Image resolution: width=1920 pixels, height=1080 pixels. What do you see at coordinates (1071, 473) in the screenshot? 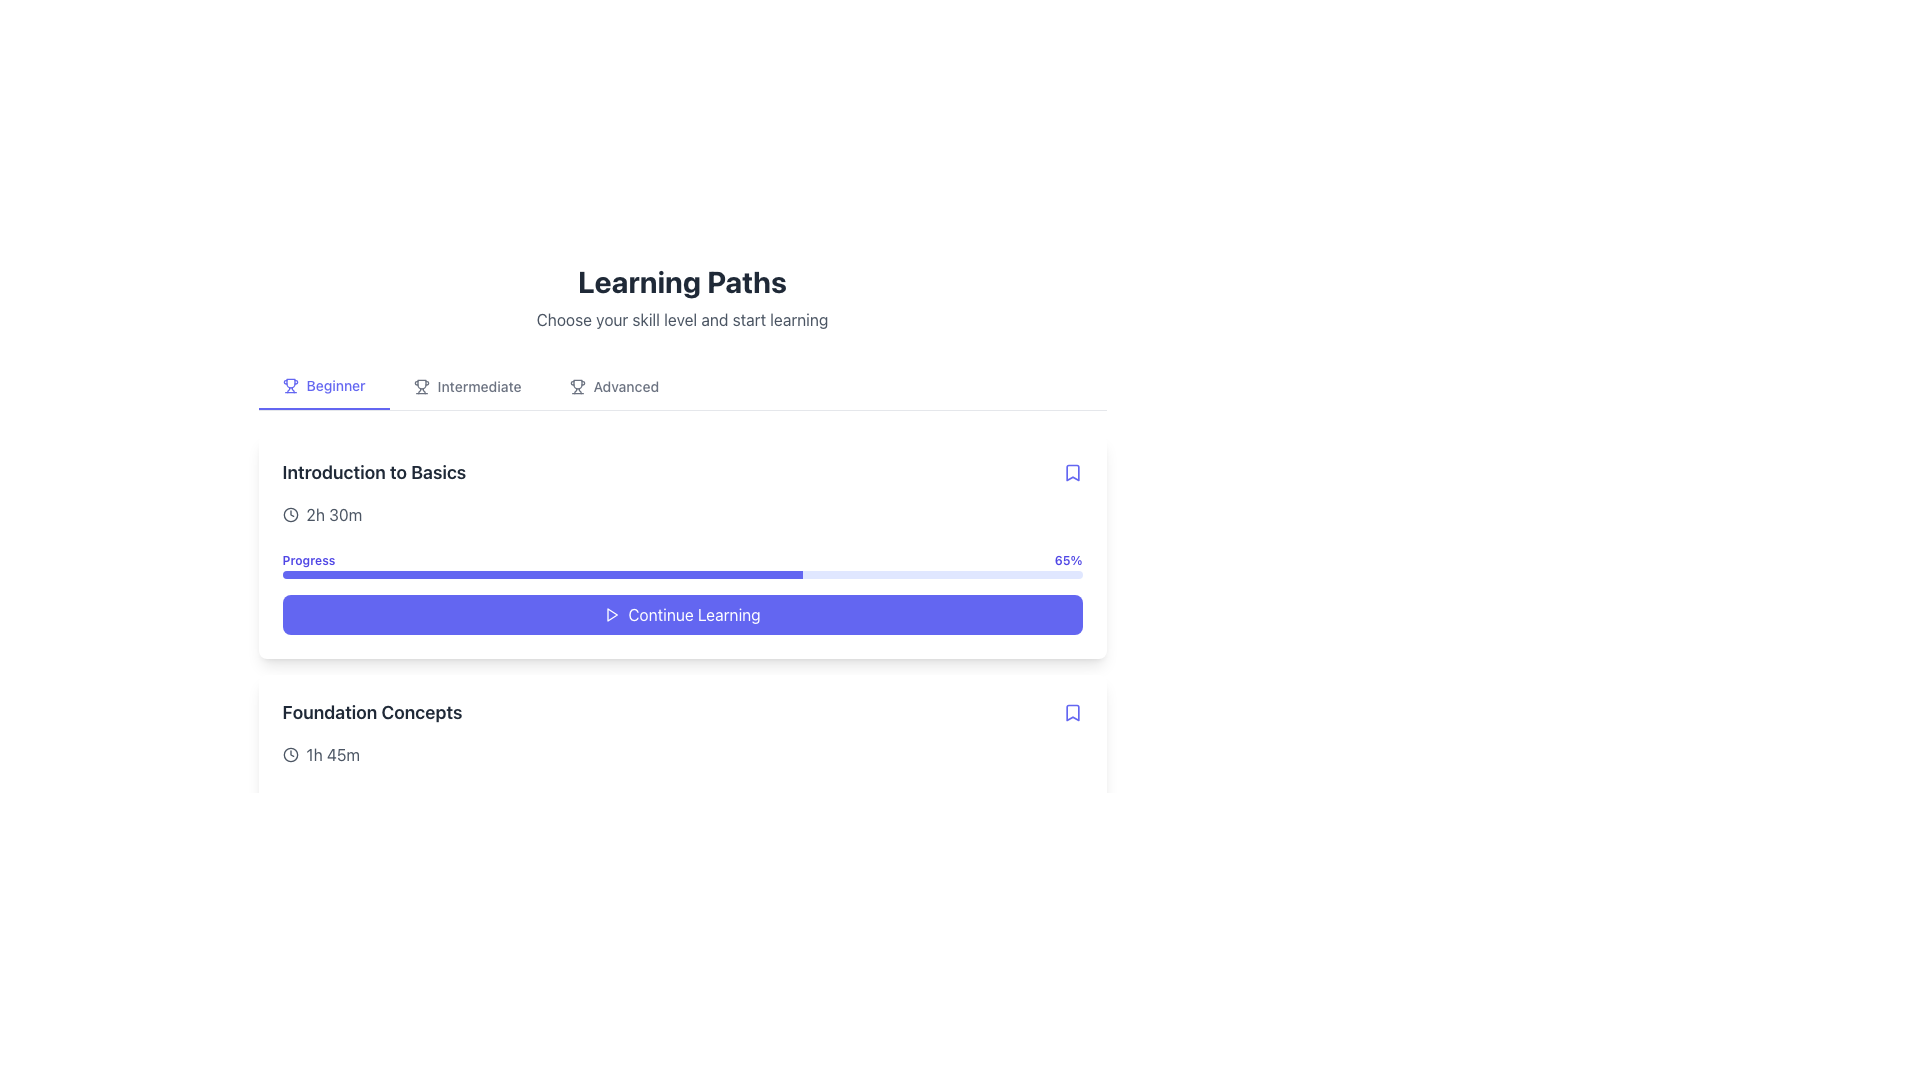
I see `the bookmark icon located in the top-right corner of the 'Introduction to Basics' section to bookmark the module` at bounding box center [1071, 473].